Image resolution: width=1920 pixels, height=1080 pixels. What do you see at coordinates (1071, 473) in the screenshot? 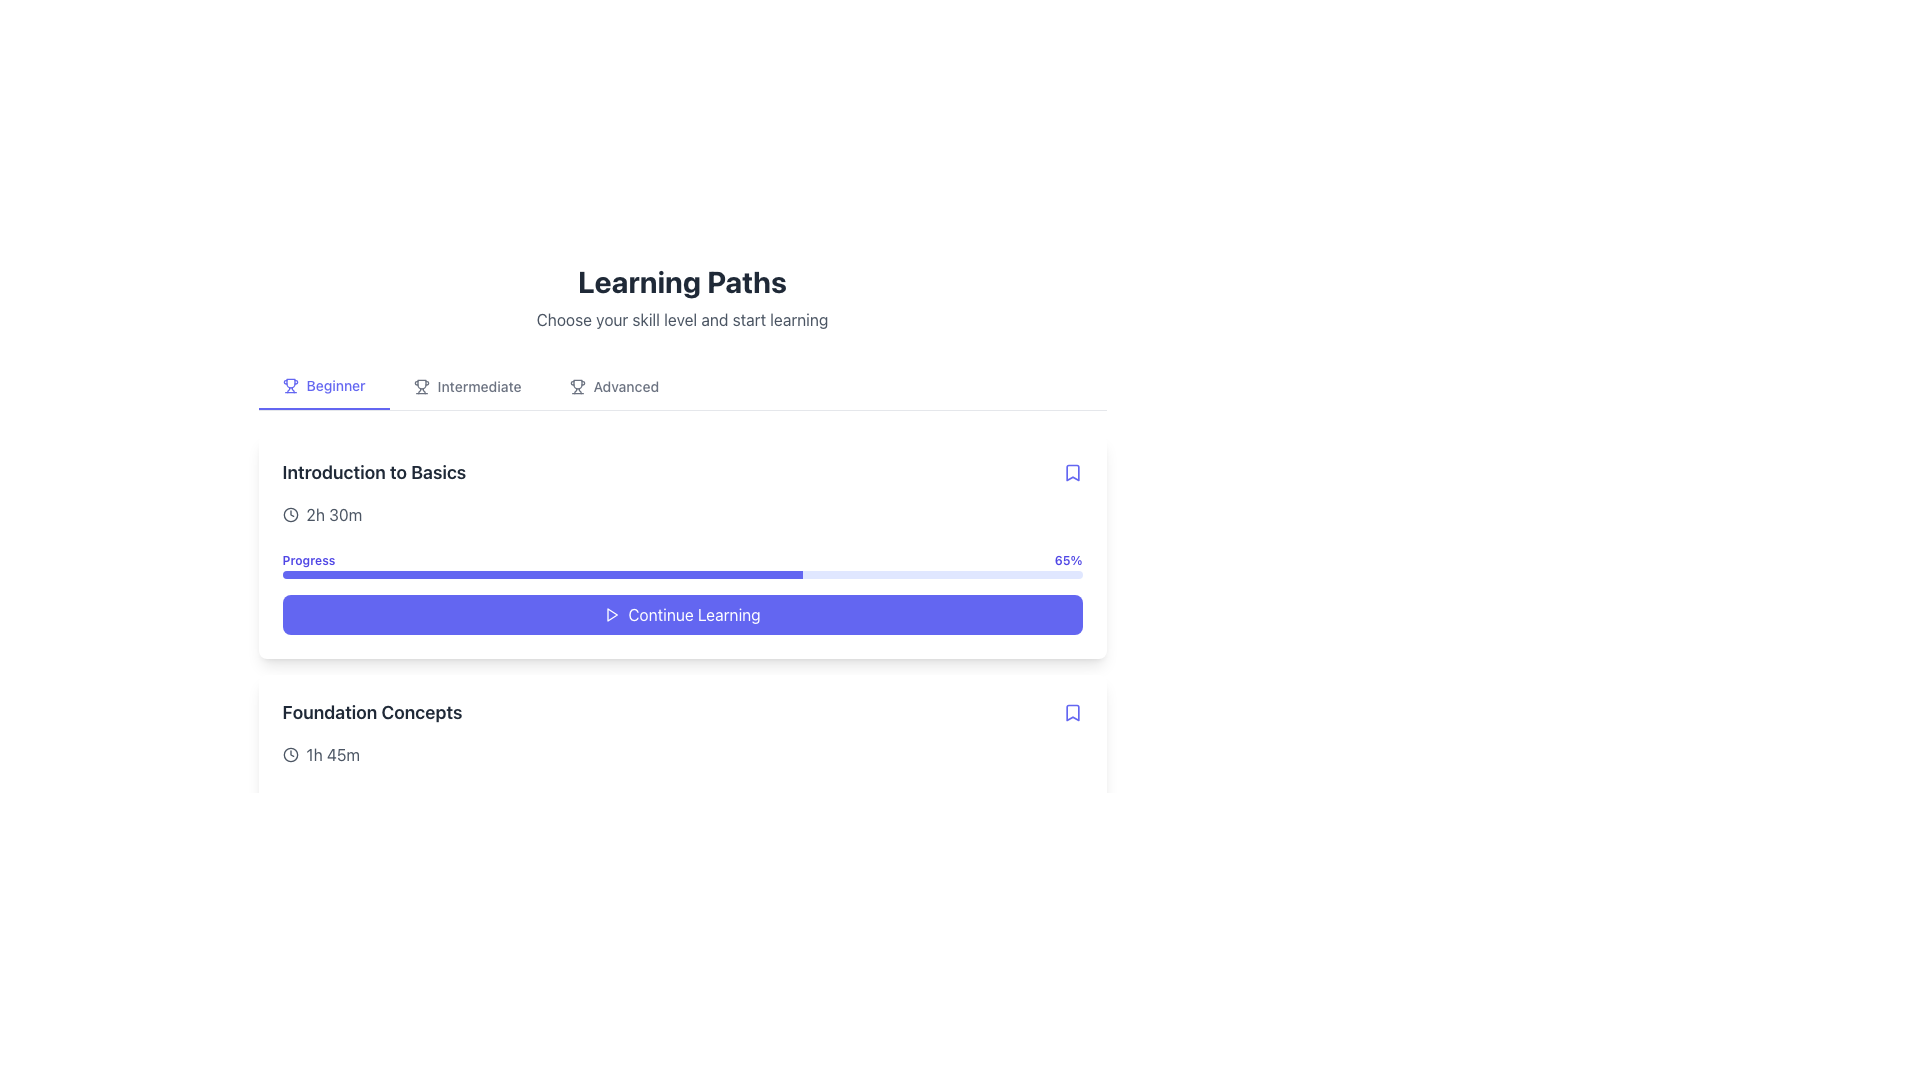
I see `the bookmark icon located in the top-right corner of the 'Introduction to Basics' section to bookmark the module` at bounding box center [1071, 473].